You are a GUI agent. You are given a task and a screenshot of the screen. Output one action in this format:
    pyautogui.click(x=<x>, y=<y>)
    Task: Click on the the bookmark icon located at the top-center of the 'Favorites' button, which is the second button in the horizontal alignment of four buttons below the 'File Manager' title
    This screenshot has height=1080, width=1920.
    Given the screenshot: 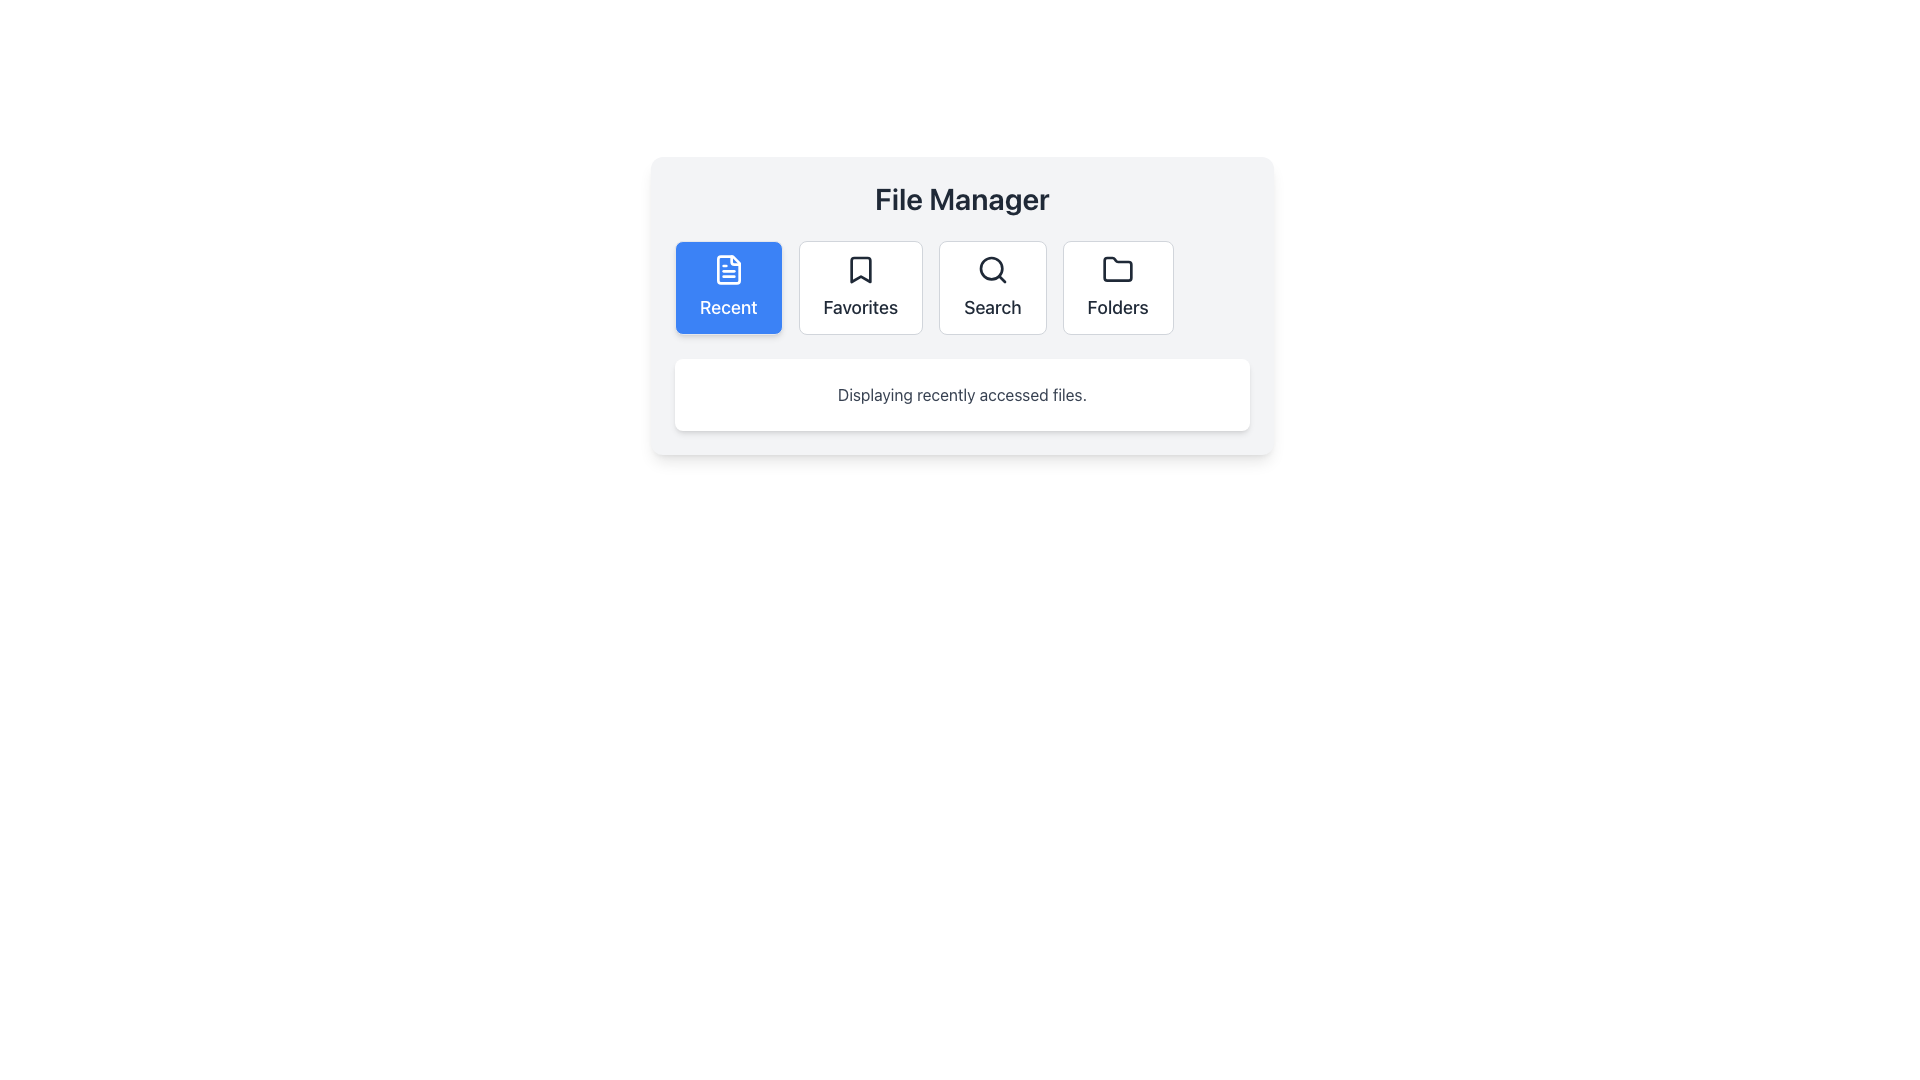 What is the action you would take?
    pyautogui.click(x=860, y=270)
    